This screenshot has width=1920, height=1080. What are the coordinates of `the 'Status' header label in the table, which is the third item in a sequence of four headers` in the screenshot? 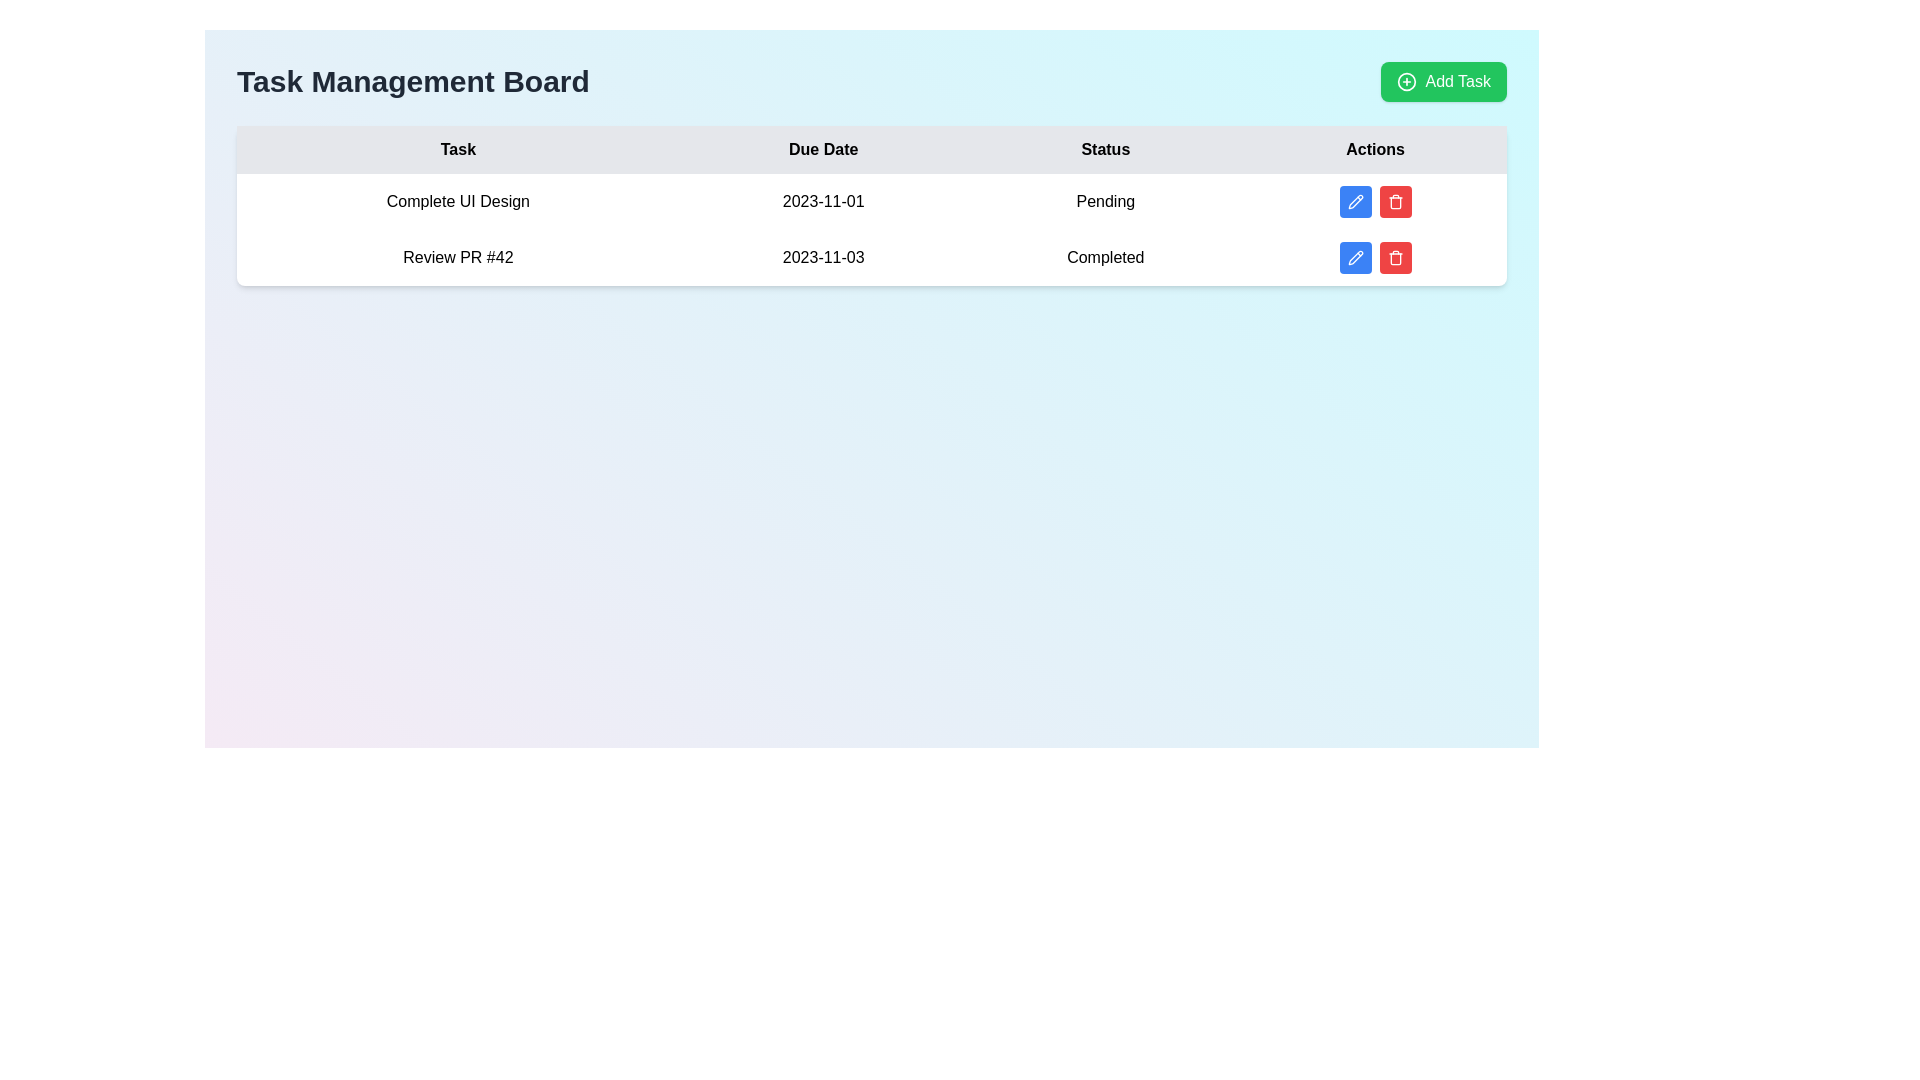 It's located at (1104, 149).